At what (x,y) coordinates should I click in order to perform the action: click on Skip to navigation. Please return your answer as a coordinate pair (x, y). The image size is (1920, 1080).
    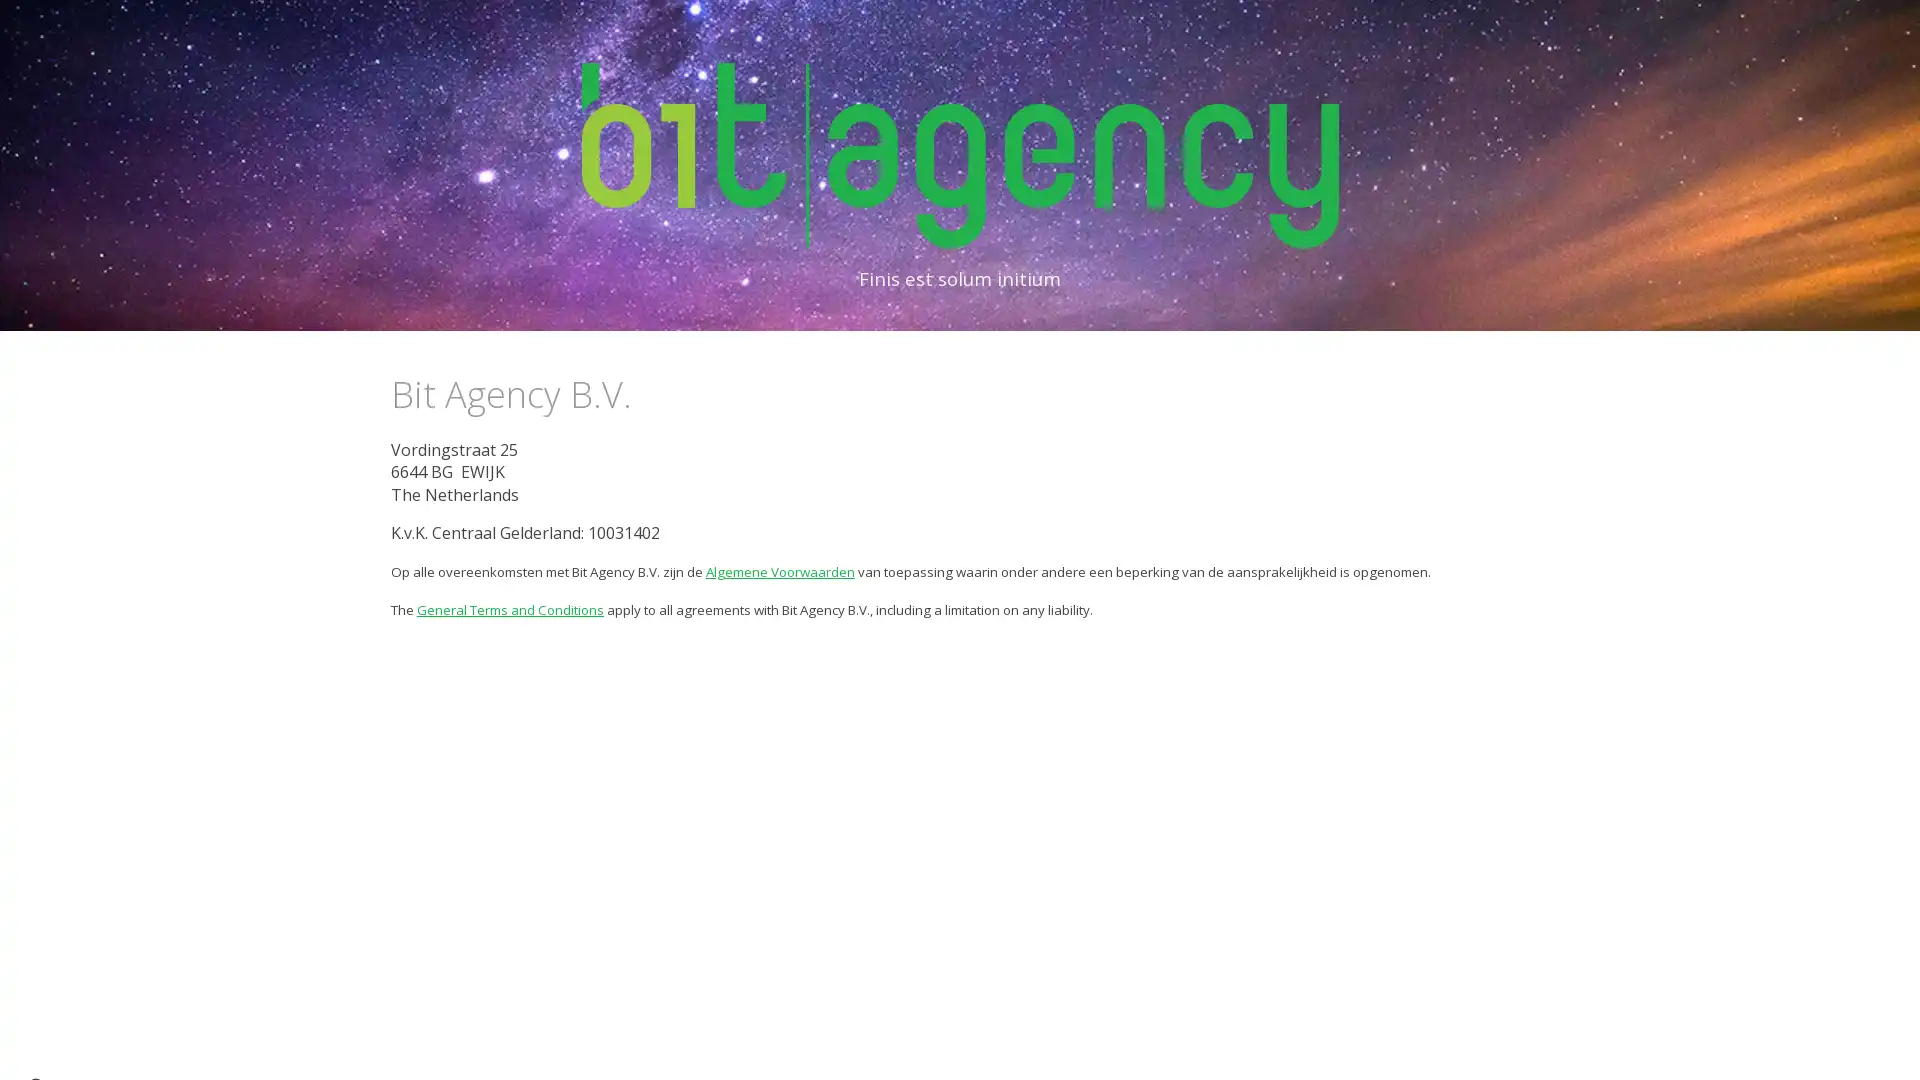
    Looking at the image, I should click on (1139, 37).